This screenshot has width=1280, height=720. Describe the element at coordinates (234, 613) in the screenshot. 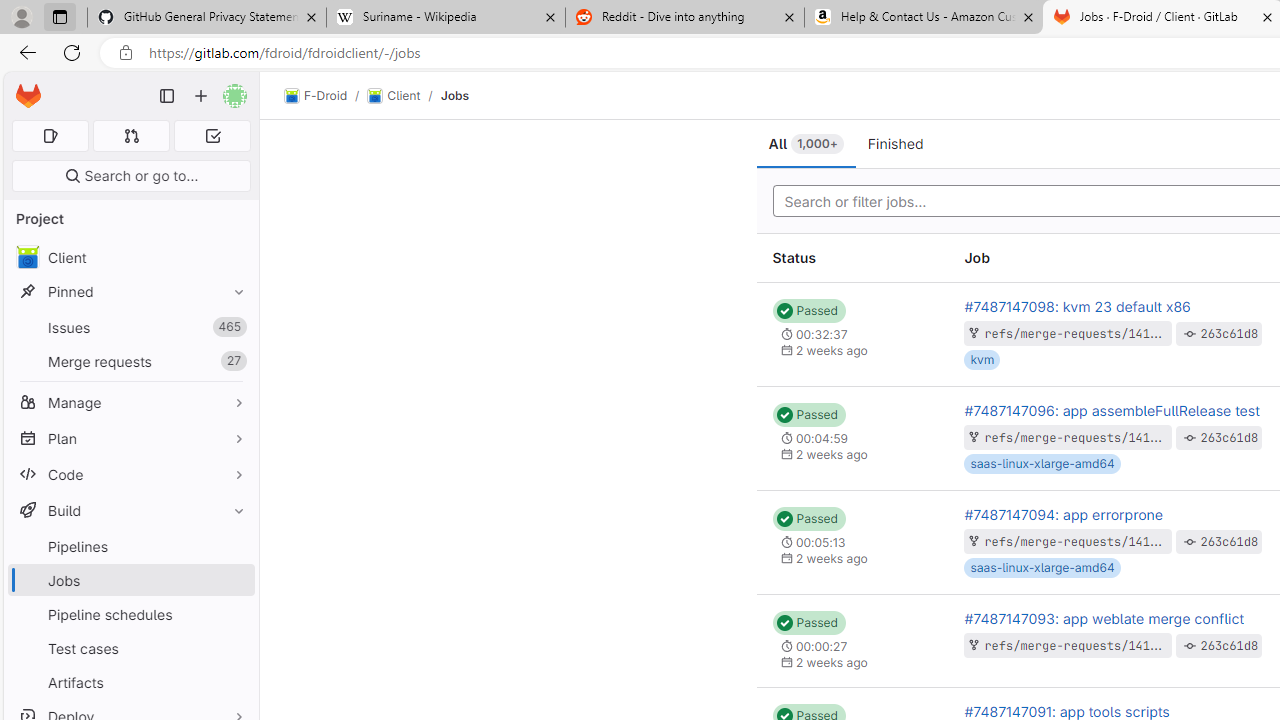

I see `'Pin Pipeline schedules'` at that location.